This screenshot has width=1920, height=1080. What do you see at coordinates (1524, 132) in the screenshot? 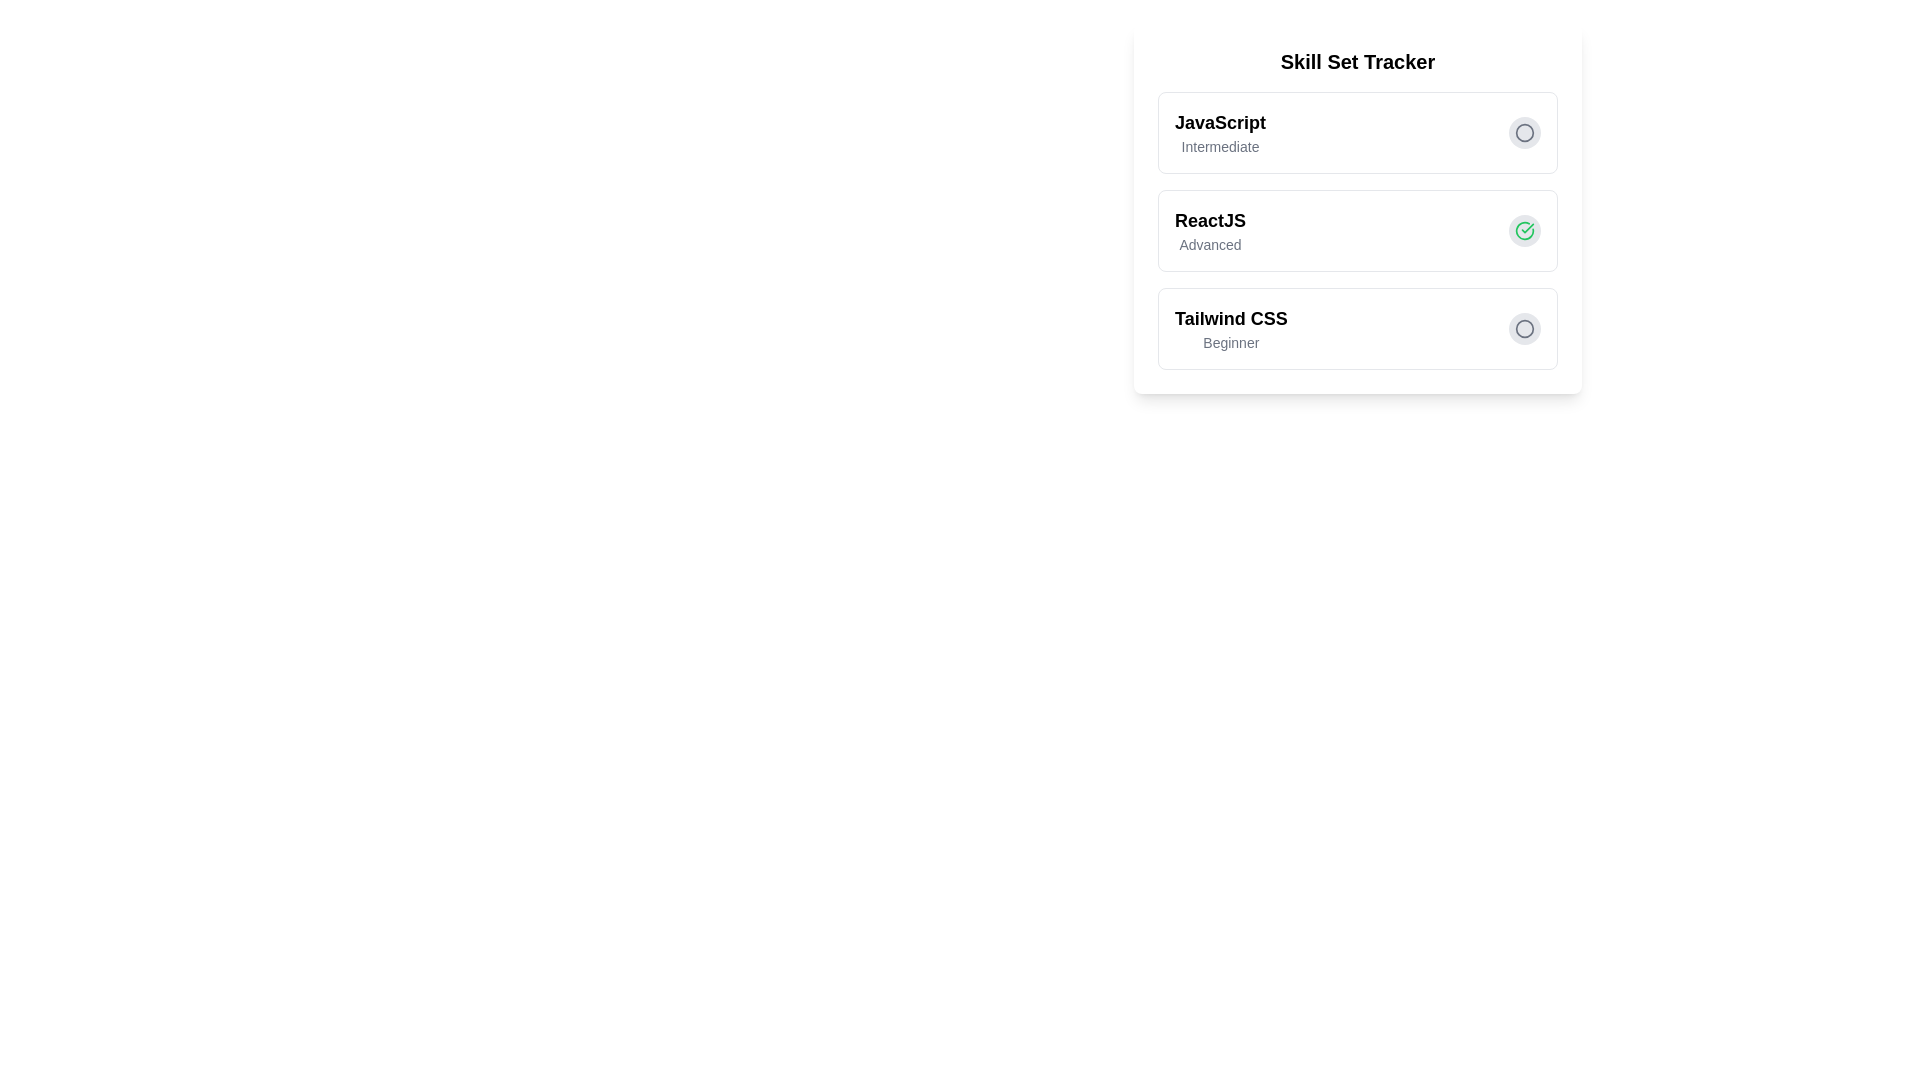
I see `the small circular button with a gray background and an unfilled circle icon located at the top-right corner of the 'JavaScript' card labeled 'Intermediate'` at bounding box center [1524, 132].